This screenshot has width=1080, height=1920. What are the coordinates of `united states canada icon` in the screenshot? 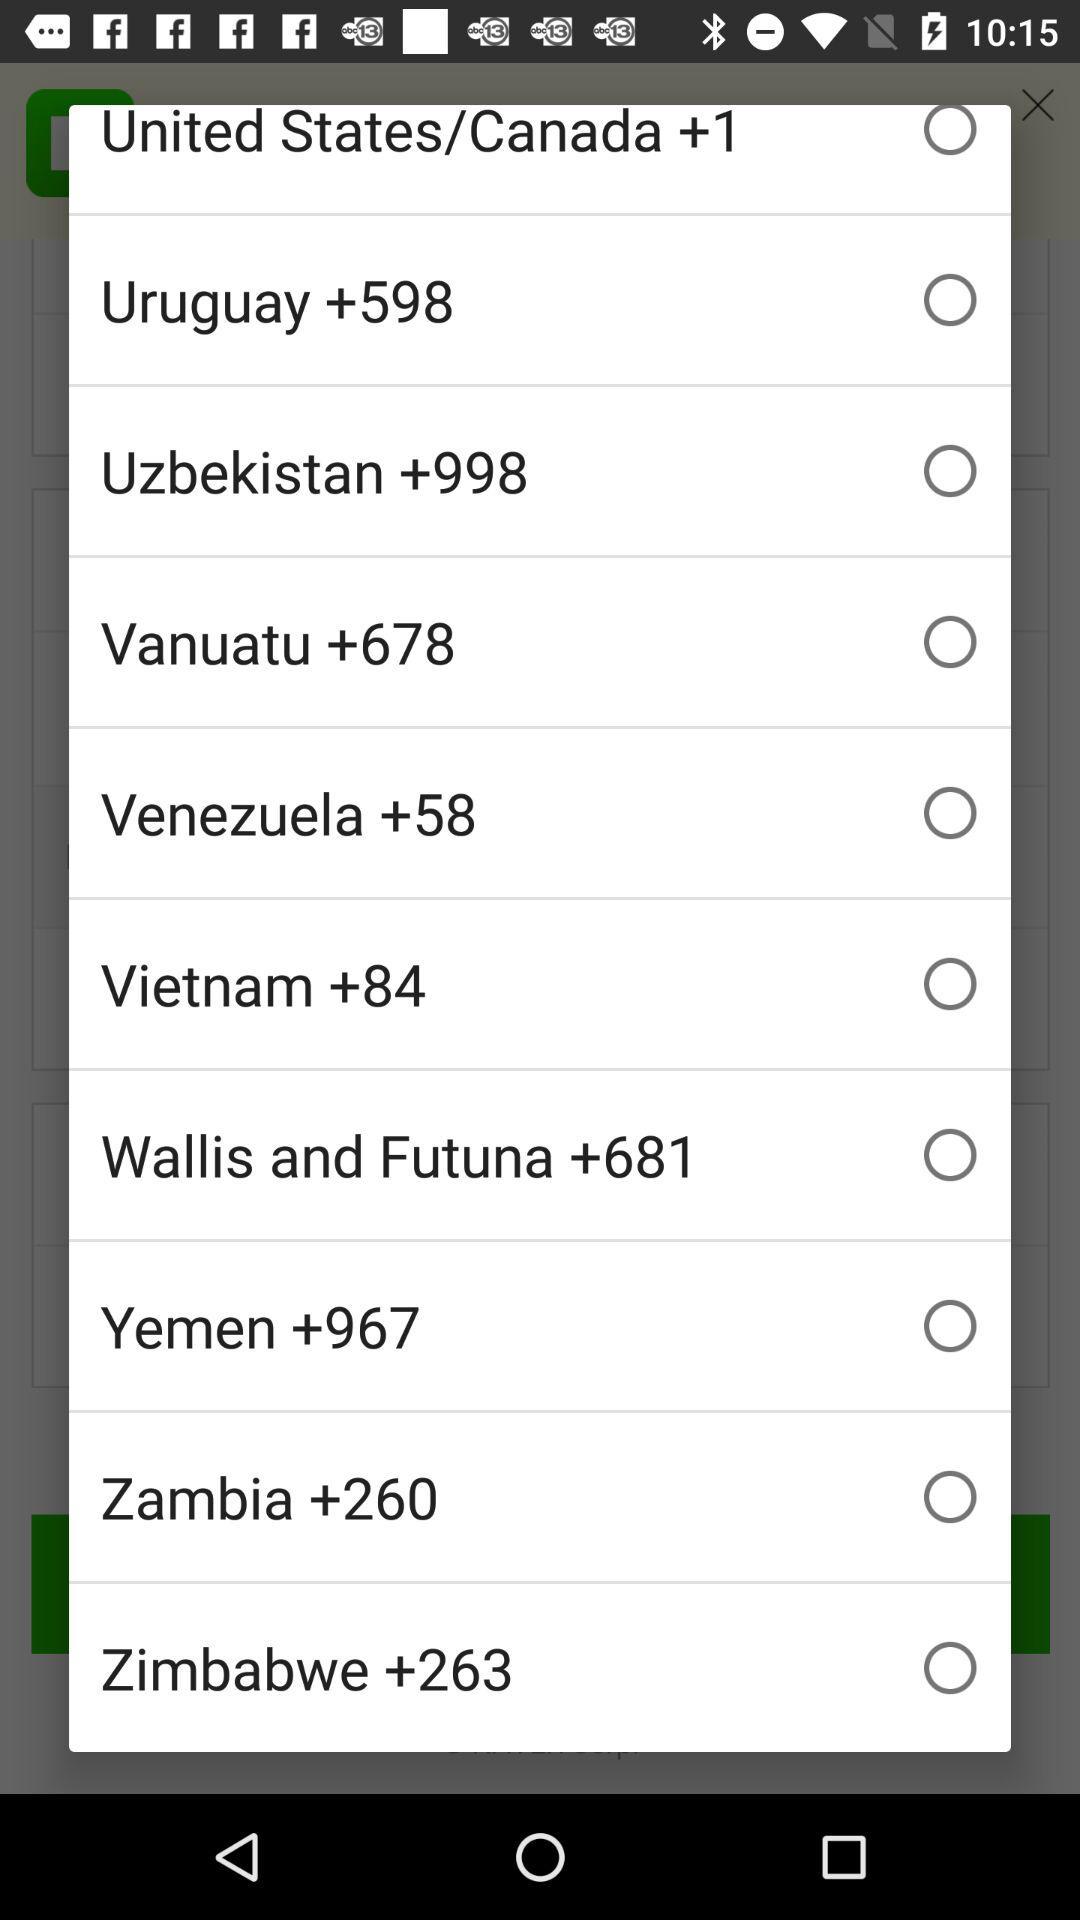 It's located at (540, 157).